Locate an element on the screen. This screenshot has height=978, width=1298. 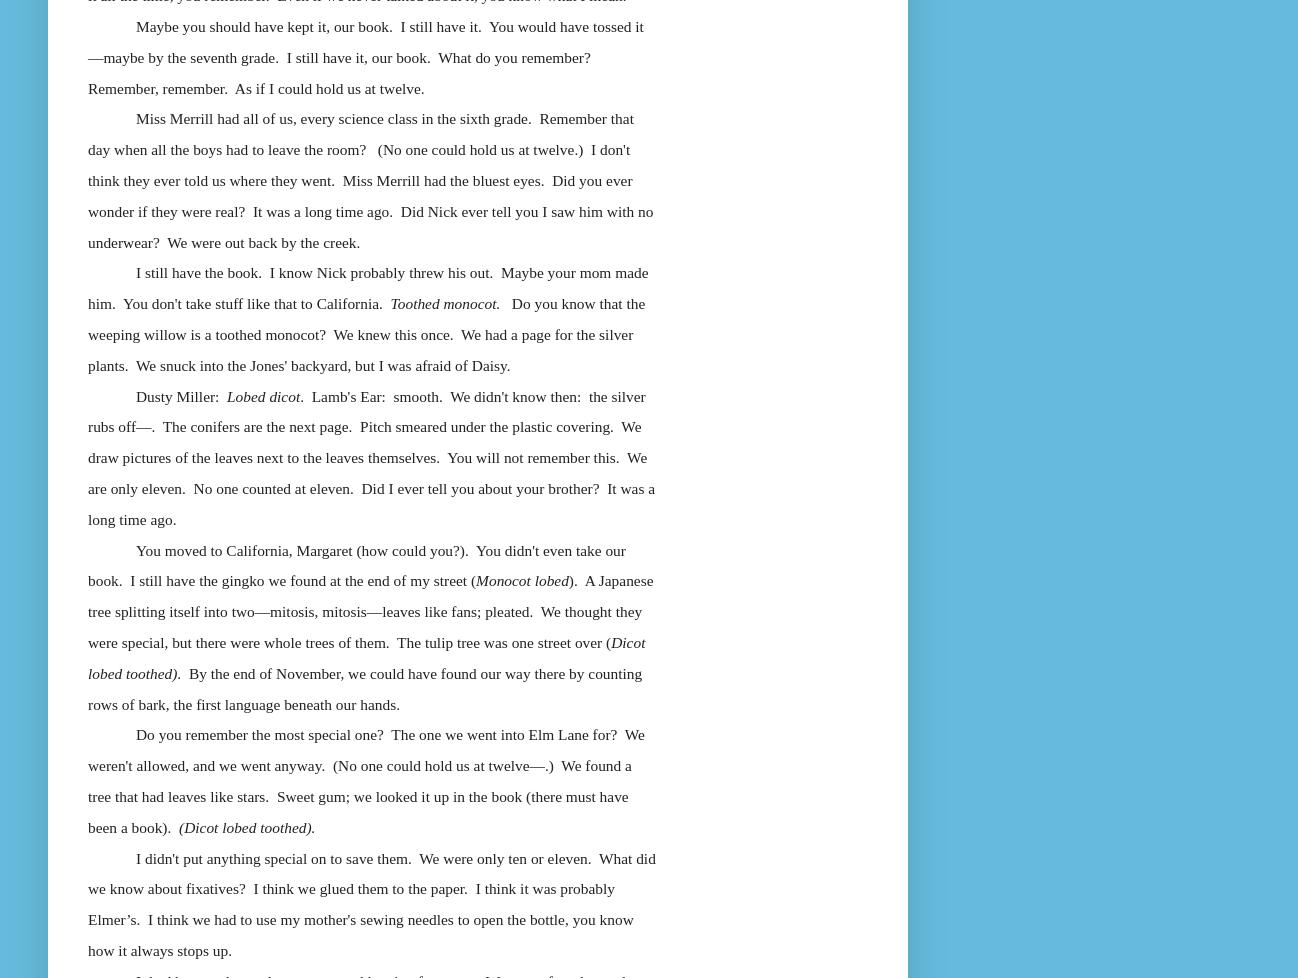
'I
didn't put anything special on to save them. 
We were only ten or eleven.  What
did we know about fixatives?  I think we
glued them to the paper.  I think it was
probably Elmer’s.  I think we had to use
my mother's sewing needles to open the bottle, you know how it always stops
up.' is located at coordinates (371, 902).